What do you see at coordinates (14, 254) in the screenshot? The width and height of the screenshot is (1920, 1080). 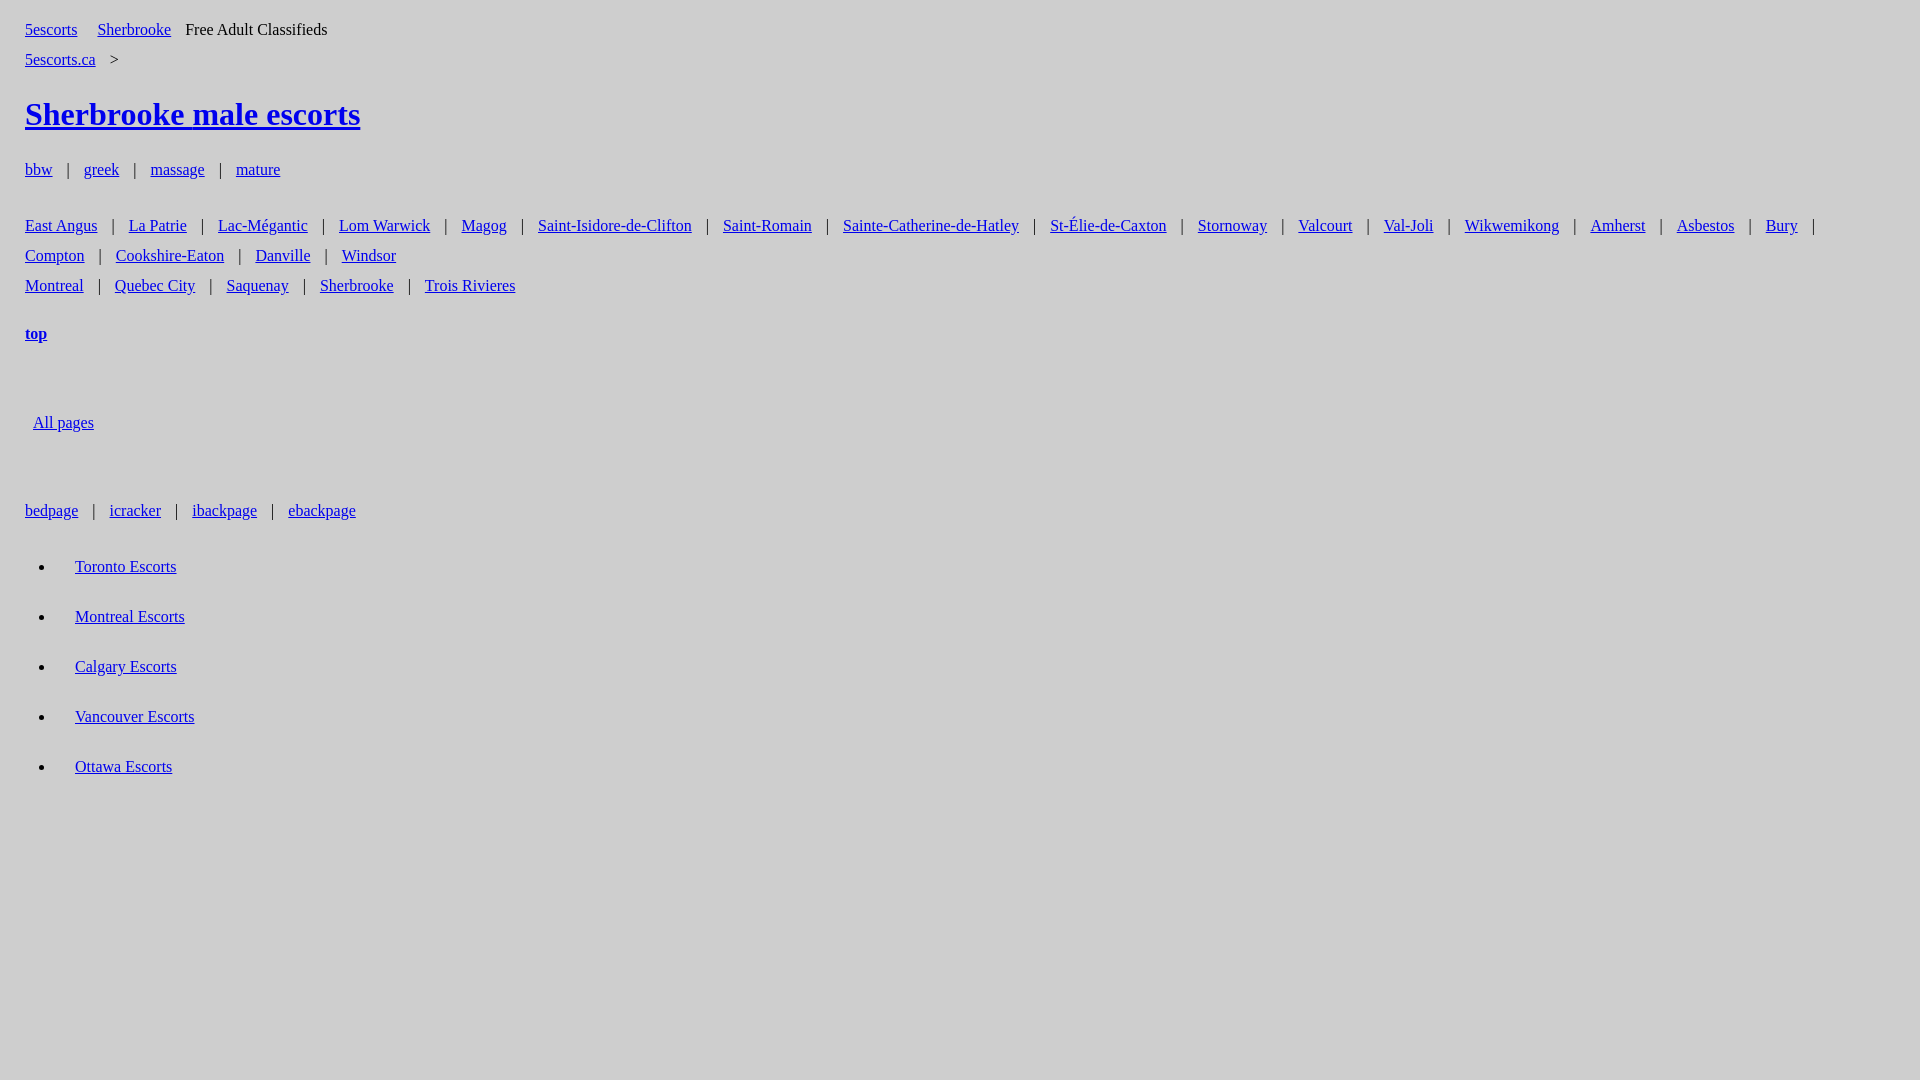 I see `'Compton'` at bounding box center [14, 254].